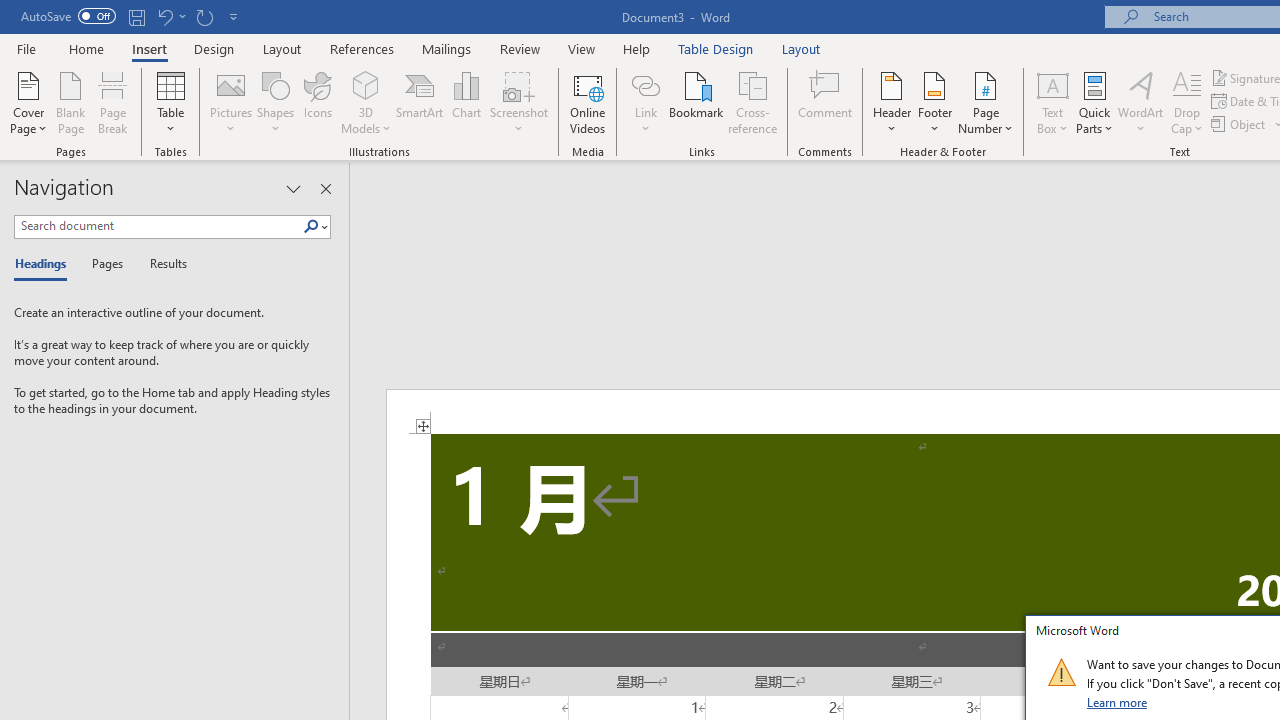 This screenshot has height=720, width=1280. Describe the element at coordinates (519, 103) in the screenshot. I see `'Screenshot'` at that location.